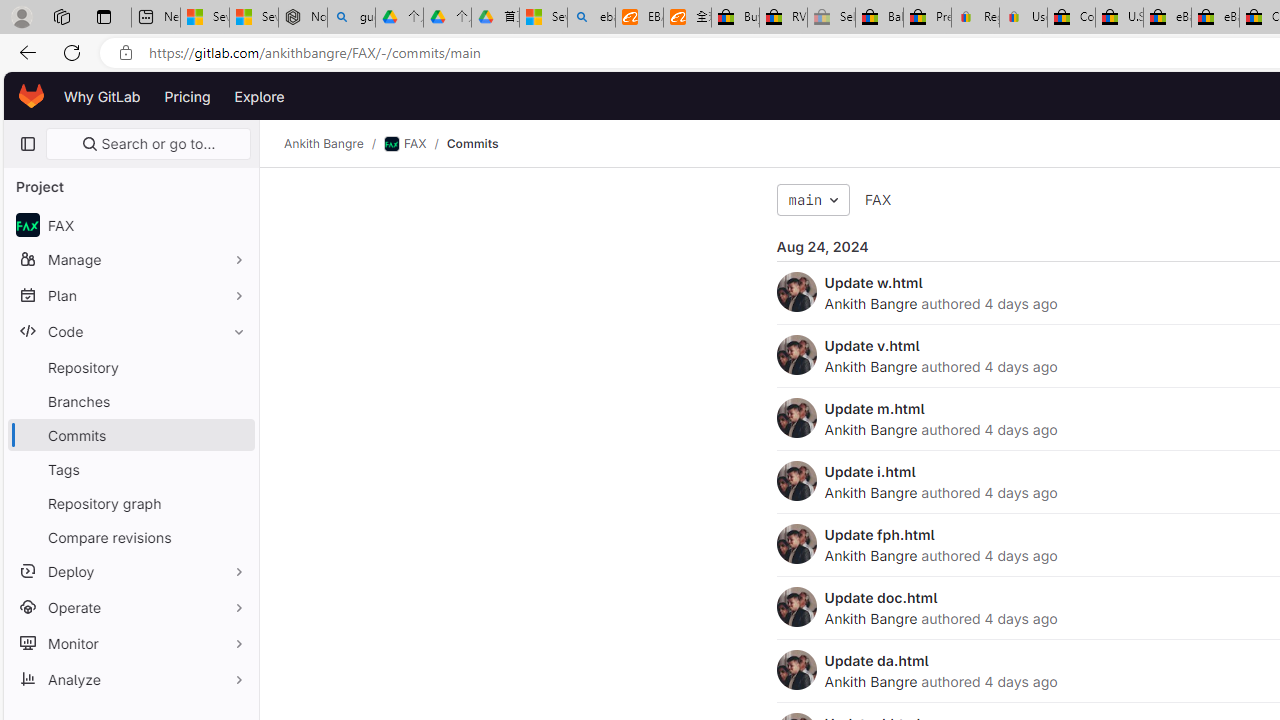 This screenshot has height=720, width=1280. What do you see at coordinates (879, 533) in the screenshot?
I see `'Update fph.html'` at bounding box center [879, 533].